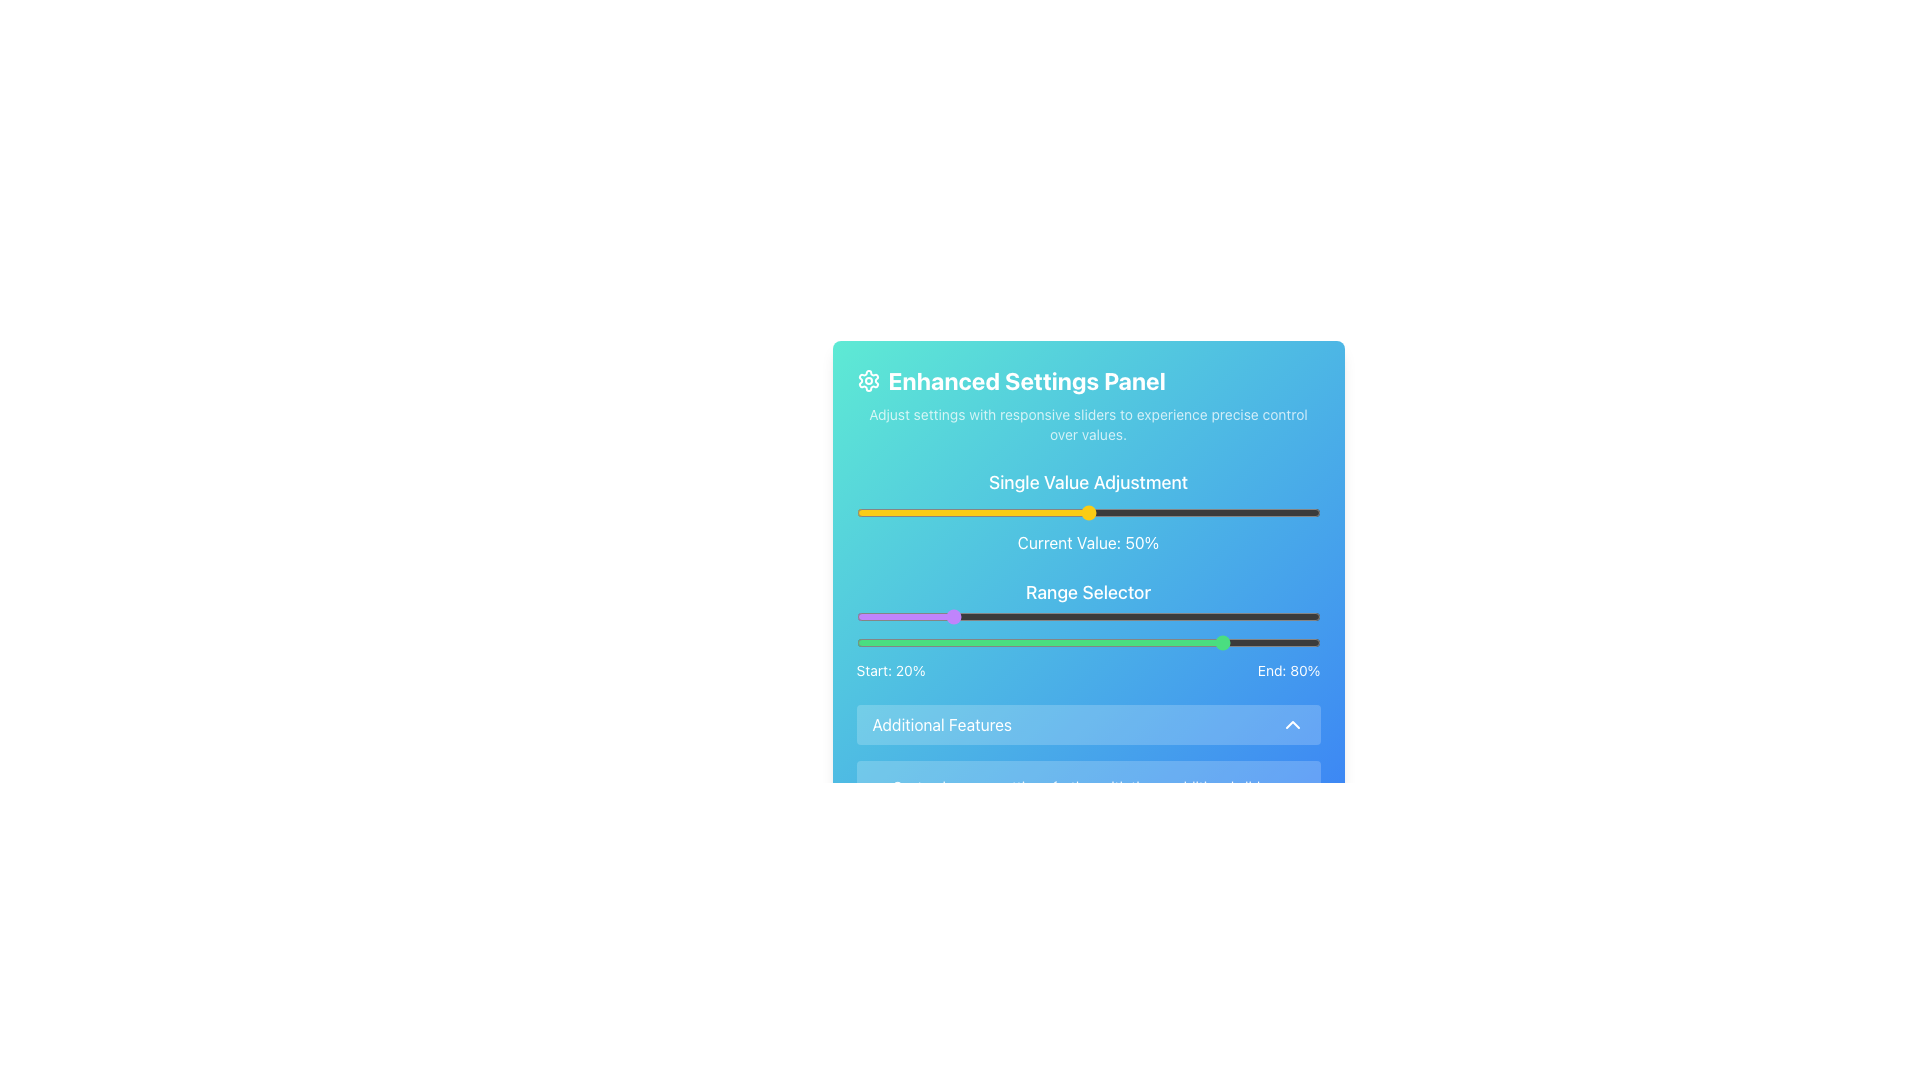 The height and width of the screenshot is (1080, 1920). Describe the element at coordinates (1087, 423) in the screenshot. I see `the descriptive text element providing context or instructions about the 'Enhanced Settings Panel', which is positioned directly below the heading` at that location.